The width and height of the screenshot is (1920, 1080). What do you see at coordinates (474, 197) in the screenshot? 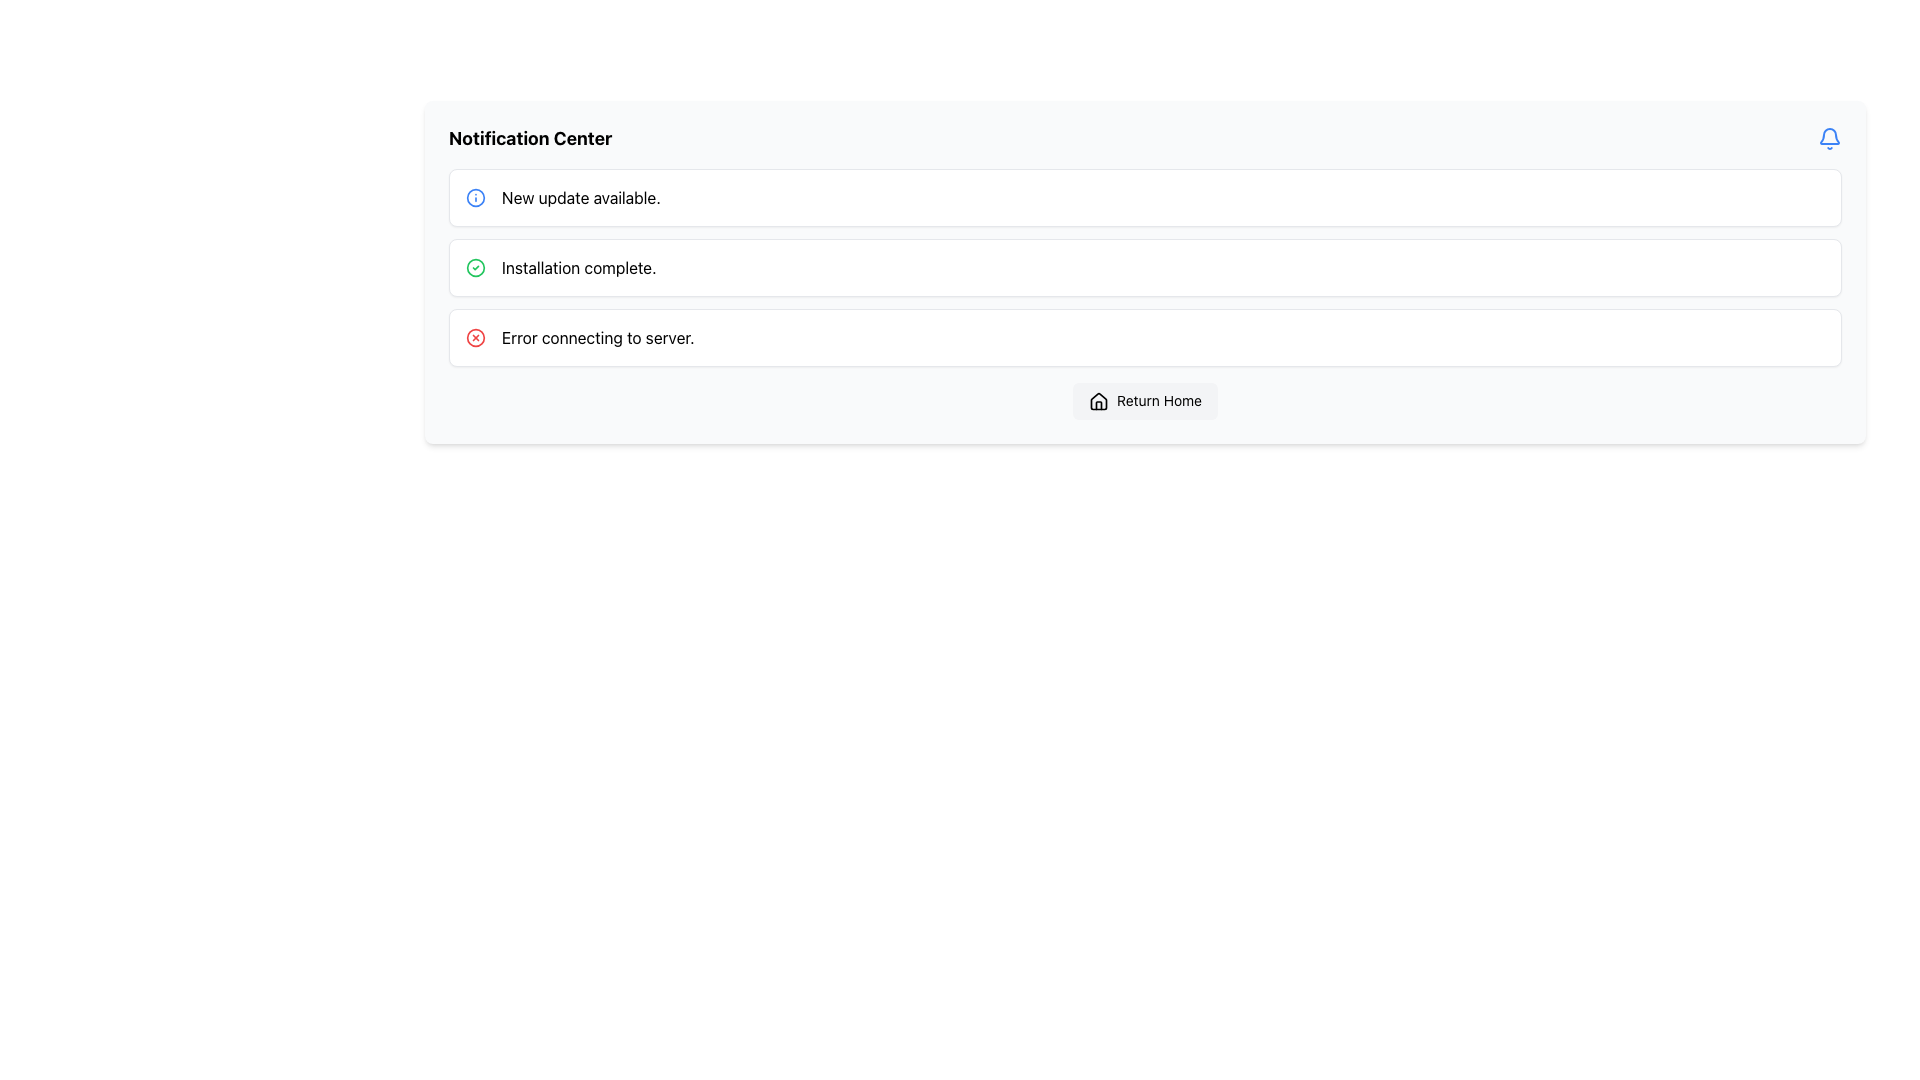
I see `the blue circular information icon located at the leftmost position of the first notification item next to the text 'New update available.'` at bounding box center [474, 197].